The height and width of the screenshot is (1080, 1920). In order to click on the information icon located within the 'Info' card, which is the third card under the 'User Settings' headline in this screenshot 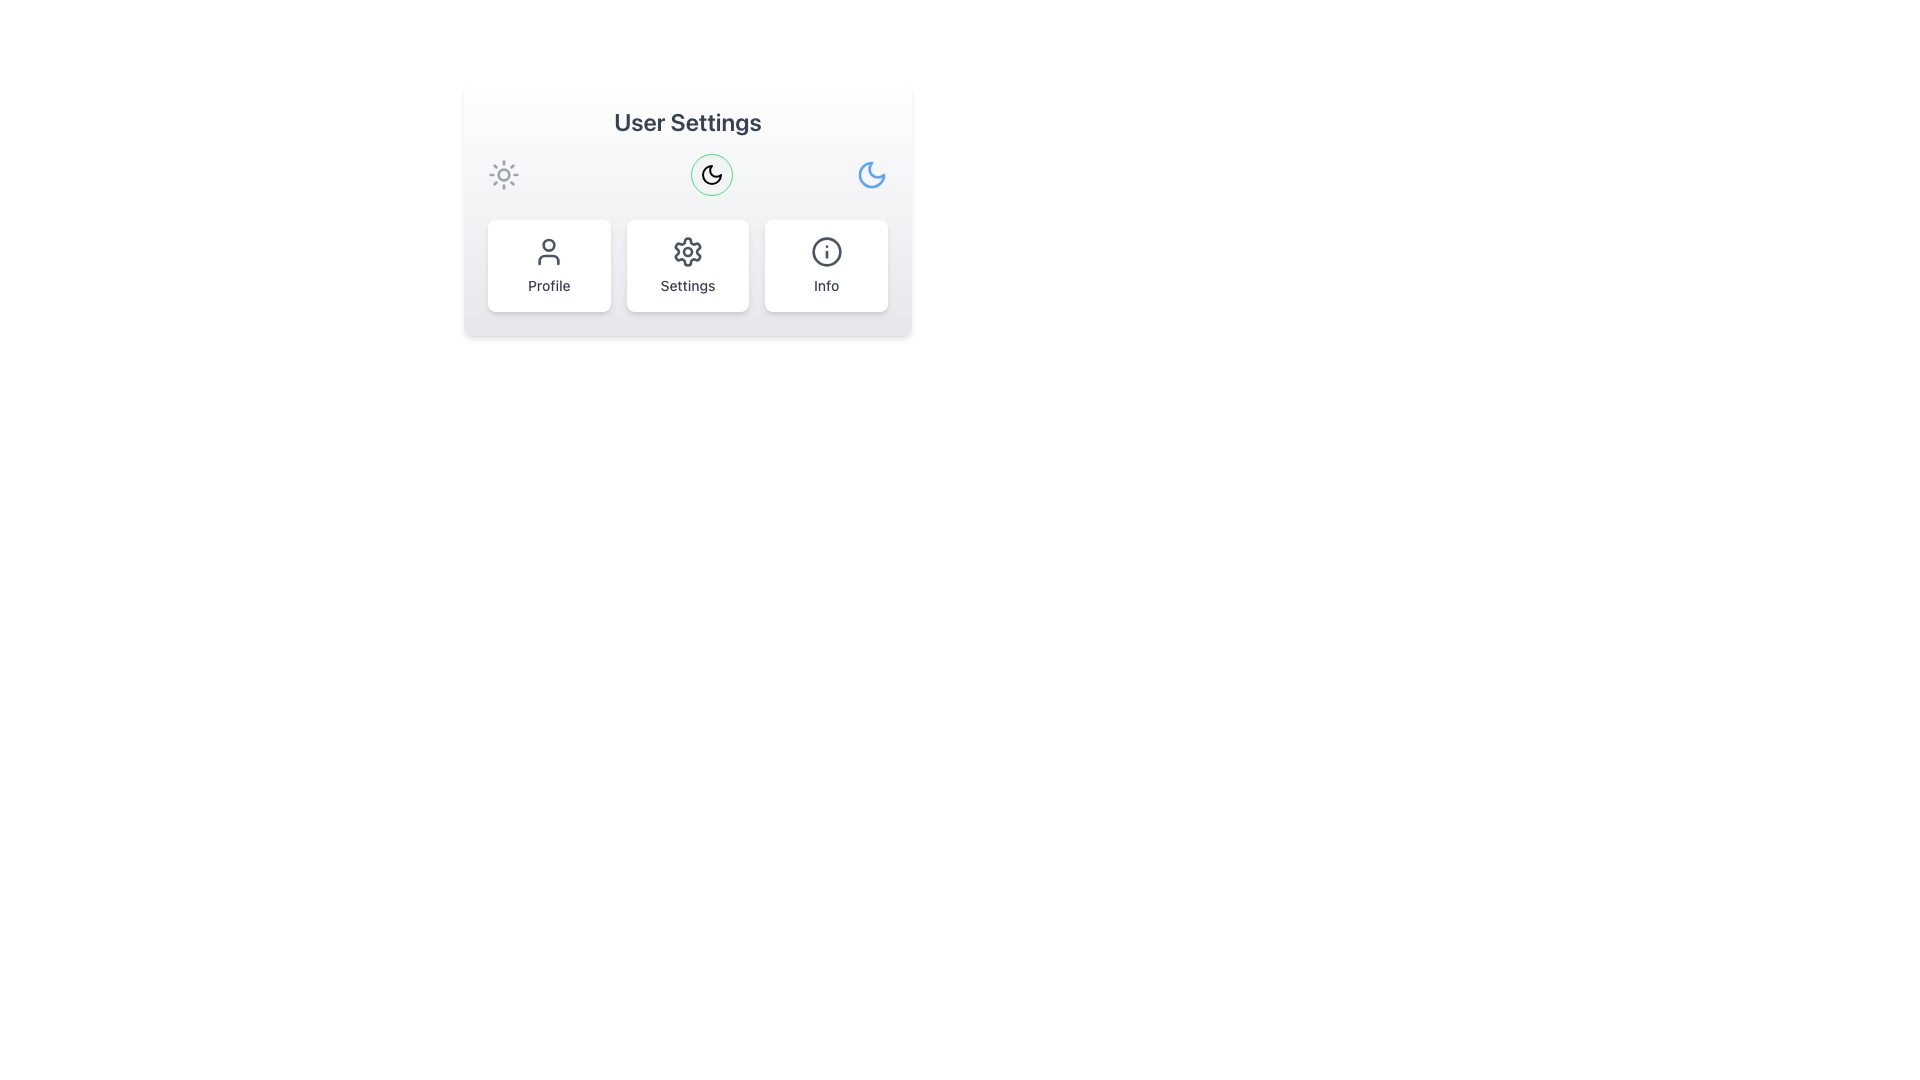, I will do `click(826, 250)`.